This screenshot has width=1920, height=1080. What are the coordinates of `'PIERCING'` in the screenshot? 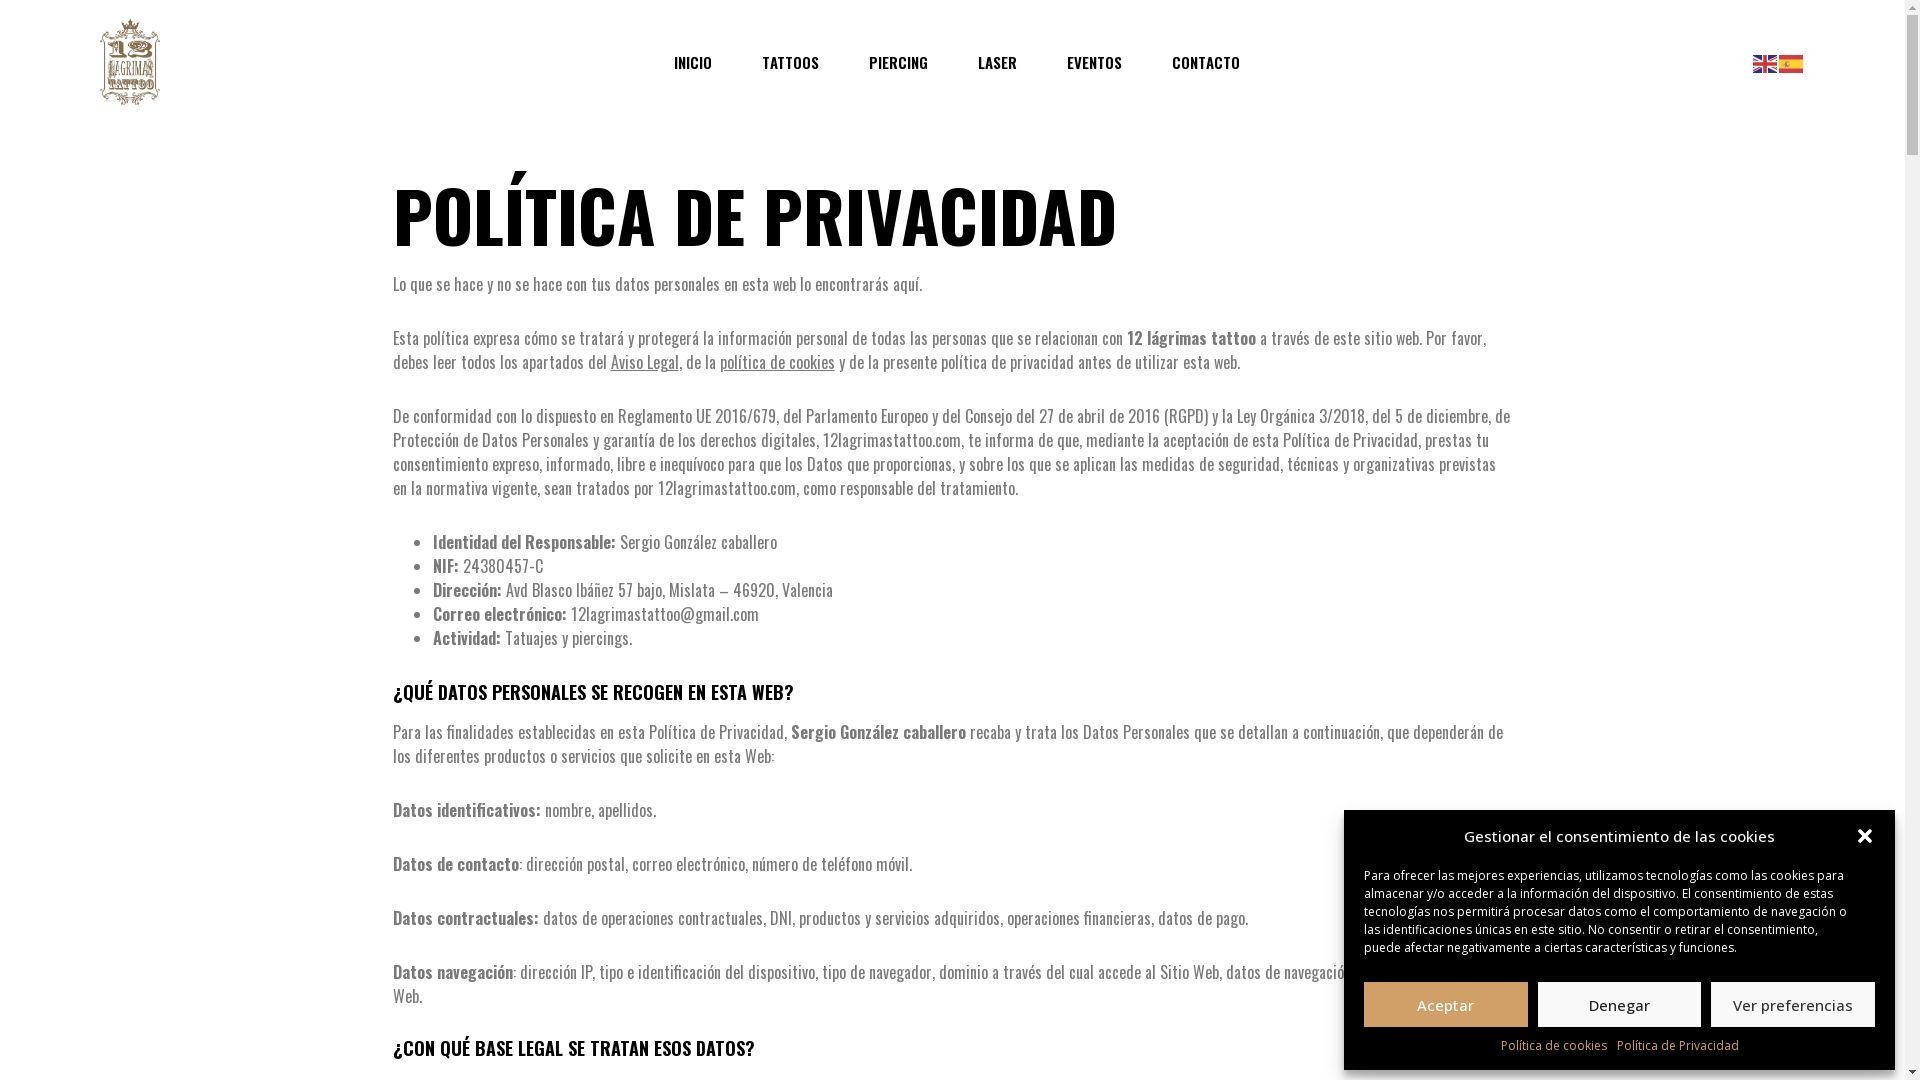 It's located at (868, 60).